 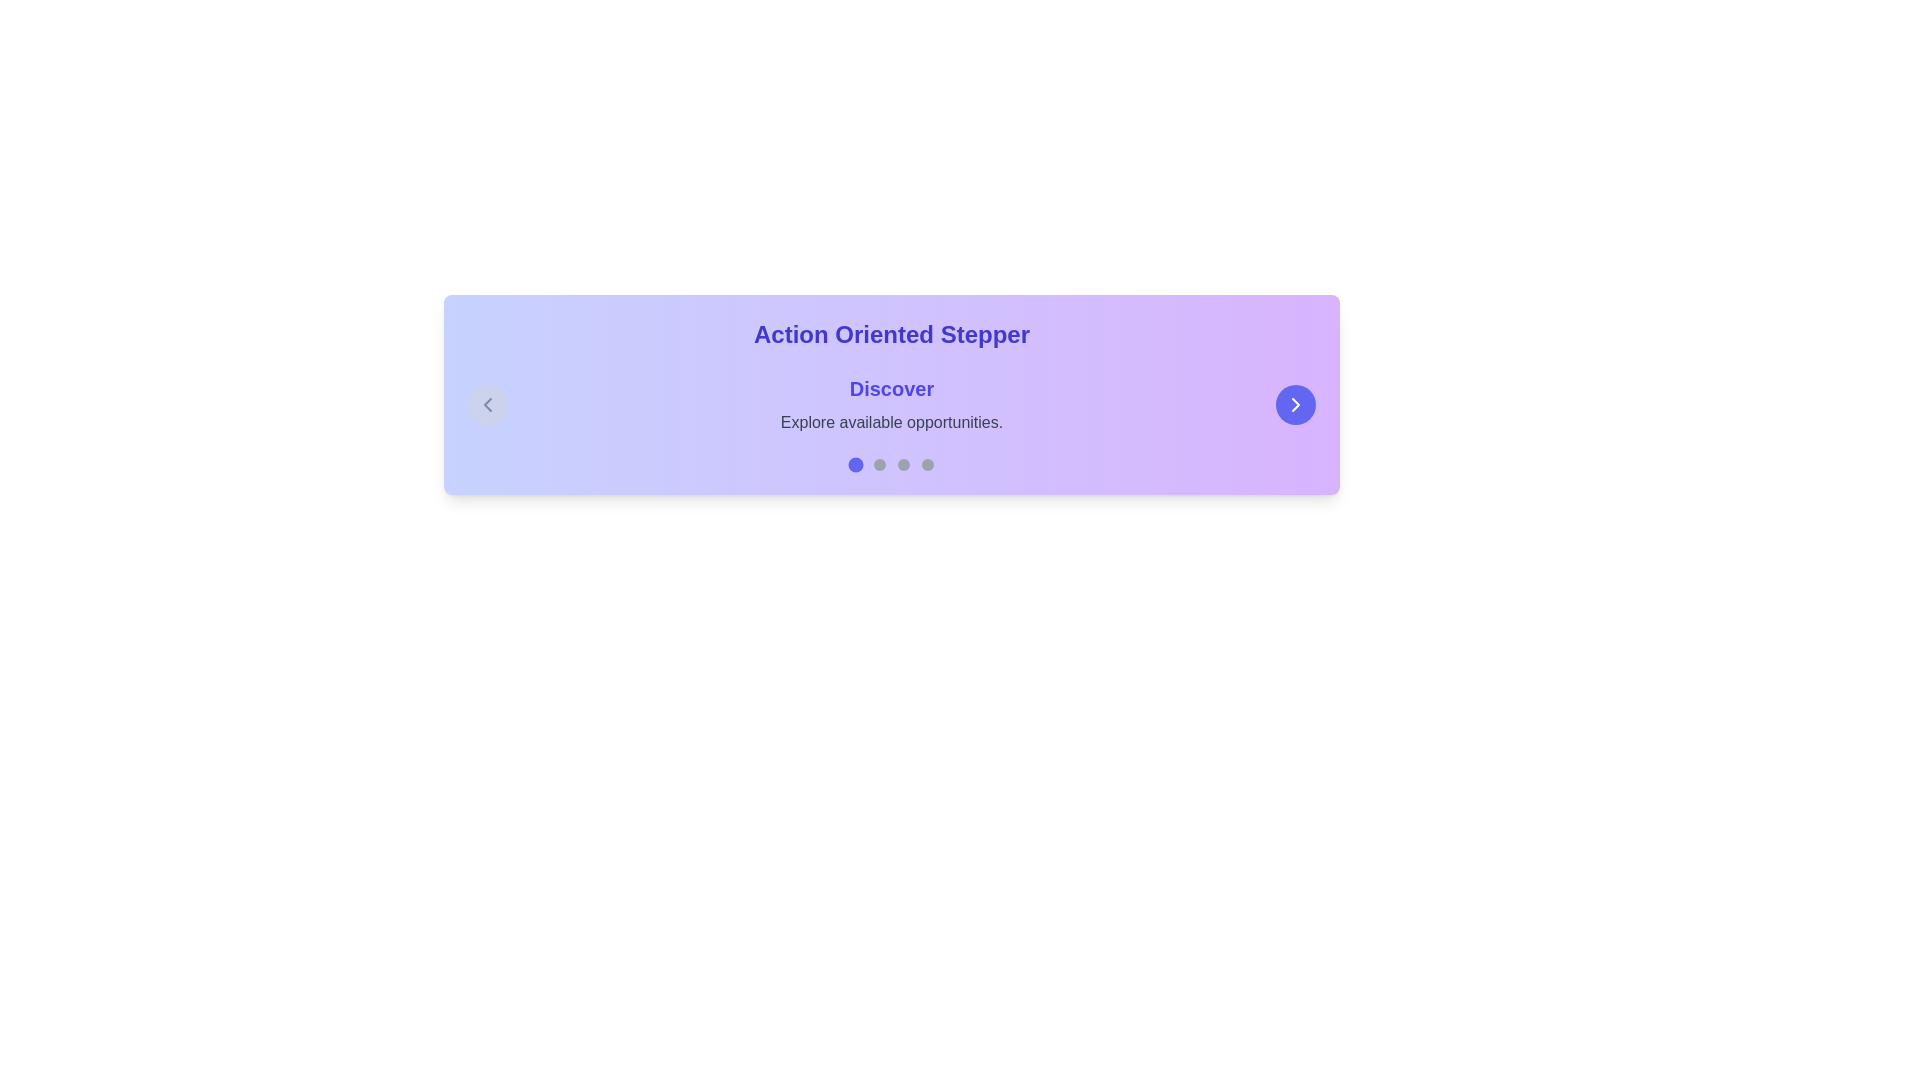 I want to click on the fourth and rightmost Circle navigation indicator dot, which is gray and has a smooth, rounded appearance, so click(x=926, y=465).